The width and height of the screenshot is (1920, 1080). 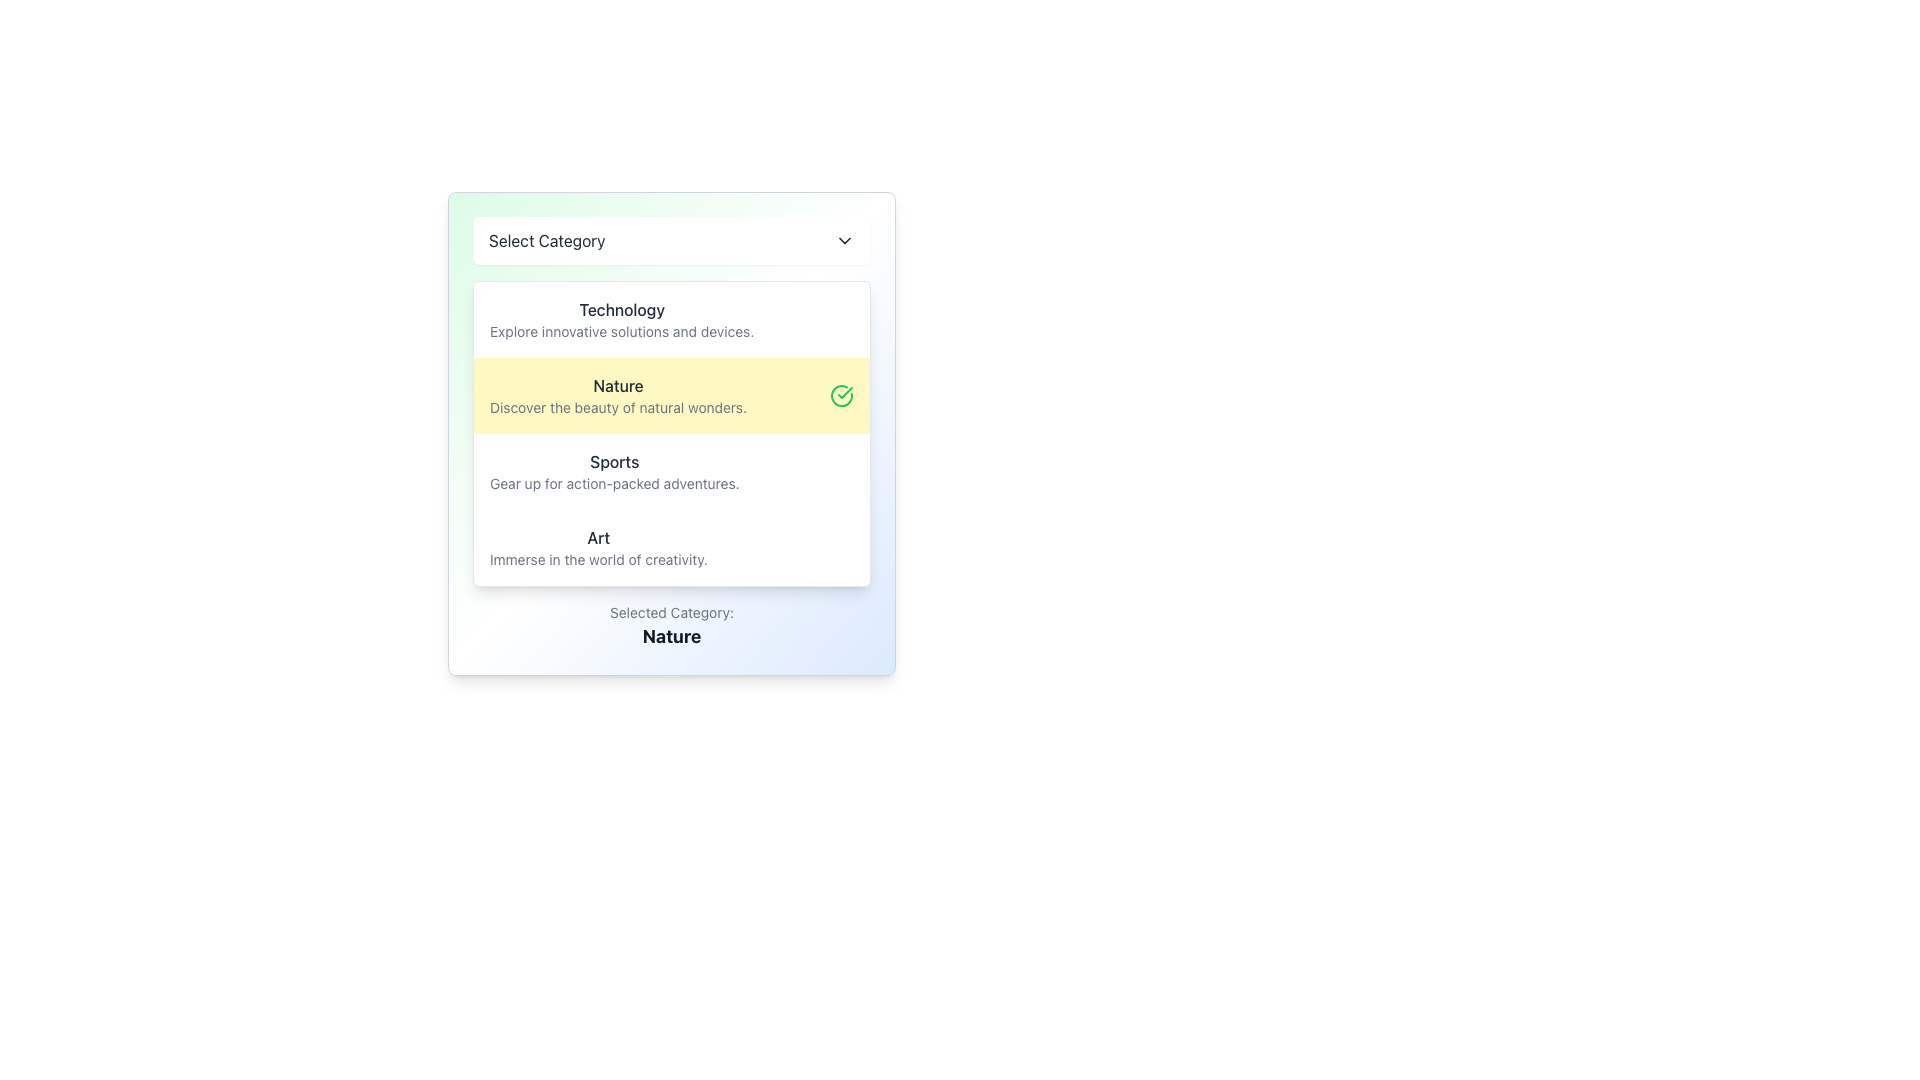 I want to click on the bold text label reading 'Nature', which is styled prominently in black and located below the text 'Selected Category:' in the modal, so click(x=672, y=636).